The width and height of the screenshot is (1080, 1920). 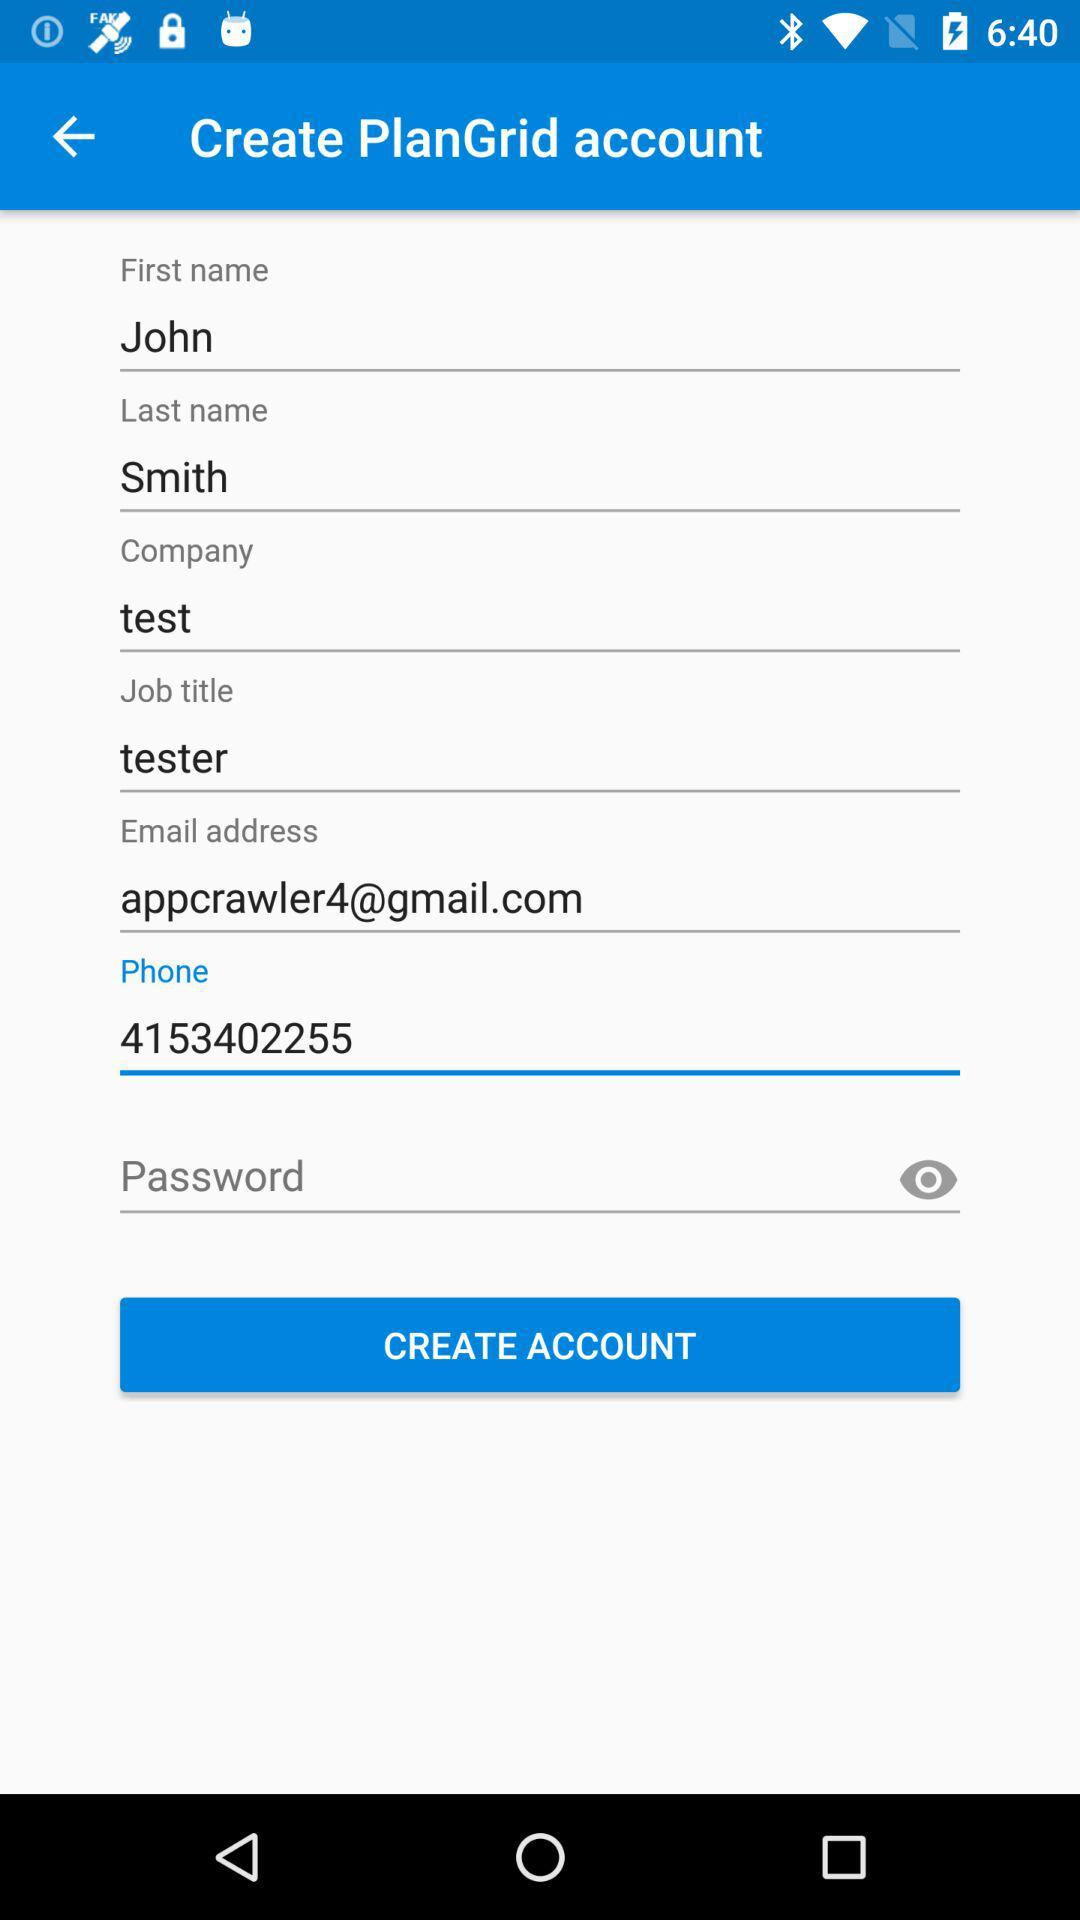 What do you see at coordinates (928, 1180) in the screenshot?
I see `password masking` at bounding box center [928, 1180].